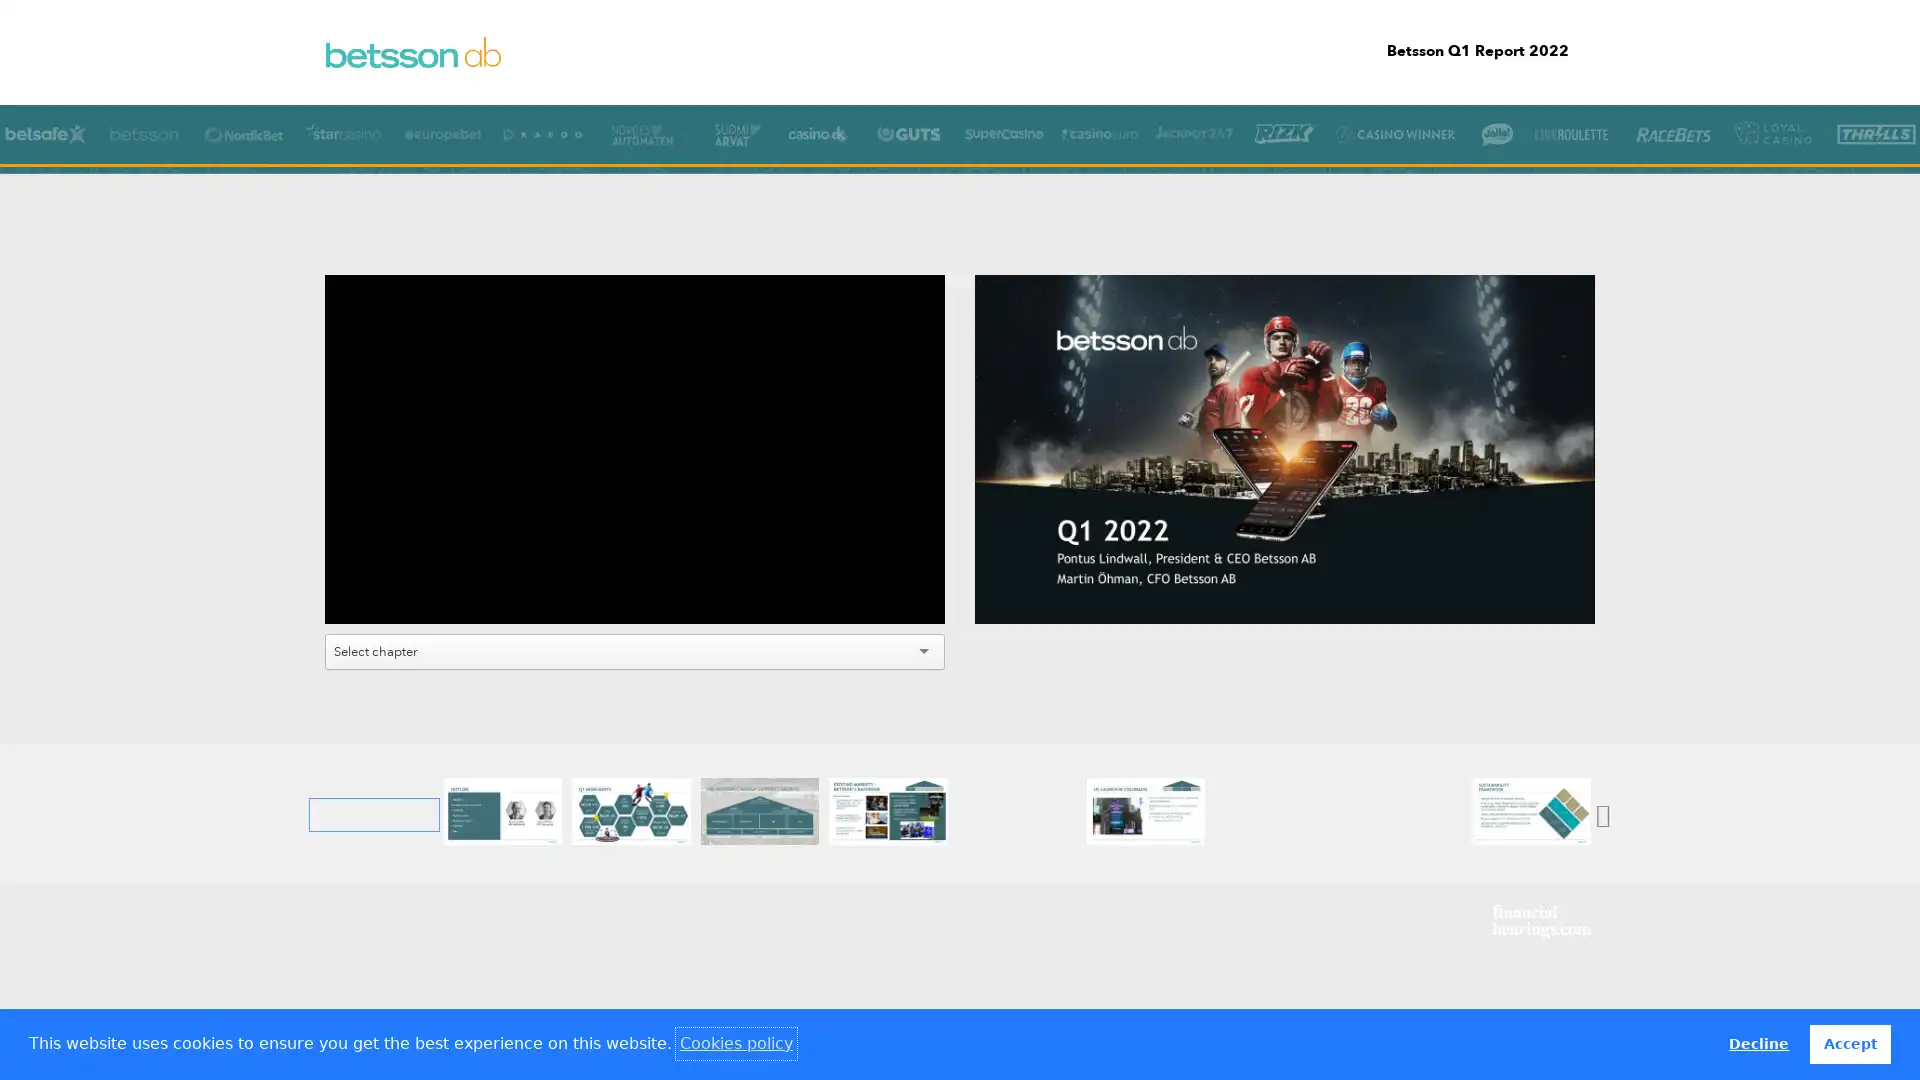 This screenshot has height=1080, width=1920. Describe the element at coordinates (882, 592) in the screenshot. I see `Settings` at that location.